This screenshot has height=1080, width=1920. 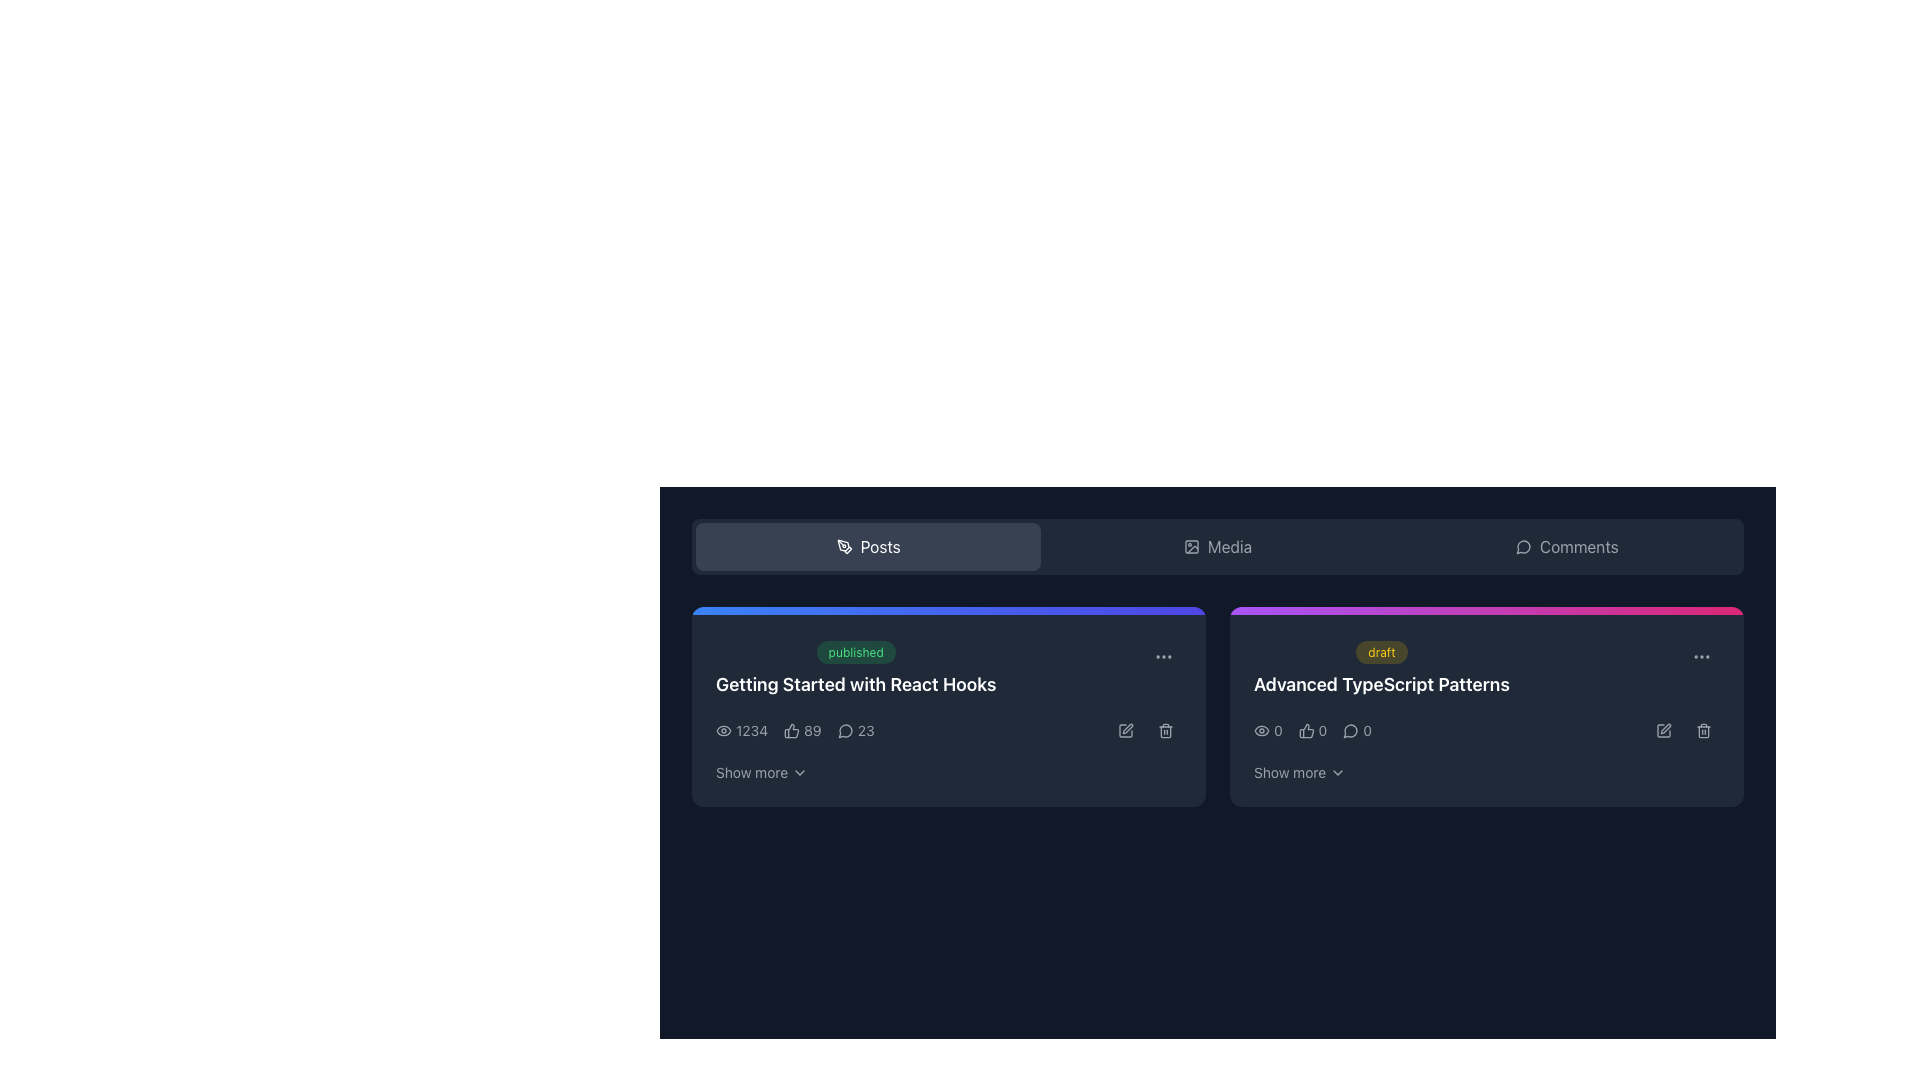 What do you see at coordinates (868, 547) in the screenshot?
I see `the rectangular button with a pen icon and the text 'Posts'` at bounding box center [868, 547].